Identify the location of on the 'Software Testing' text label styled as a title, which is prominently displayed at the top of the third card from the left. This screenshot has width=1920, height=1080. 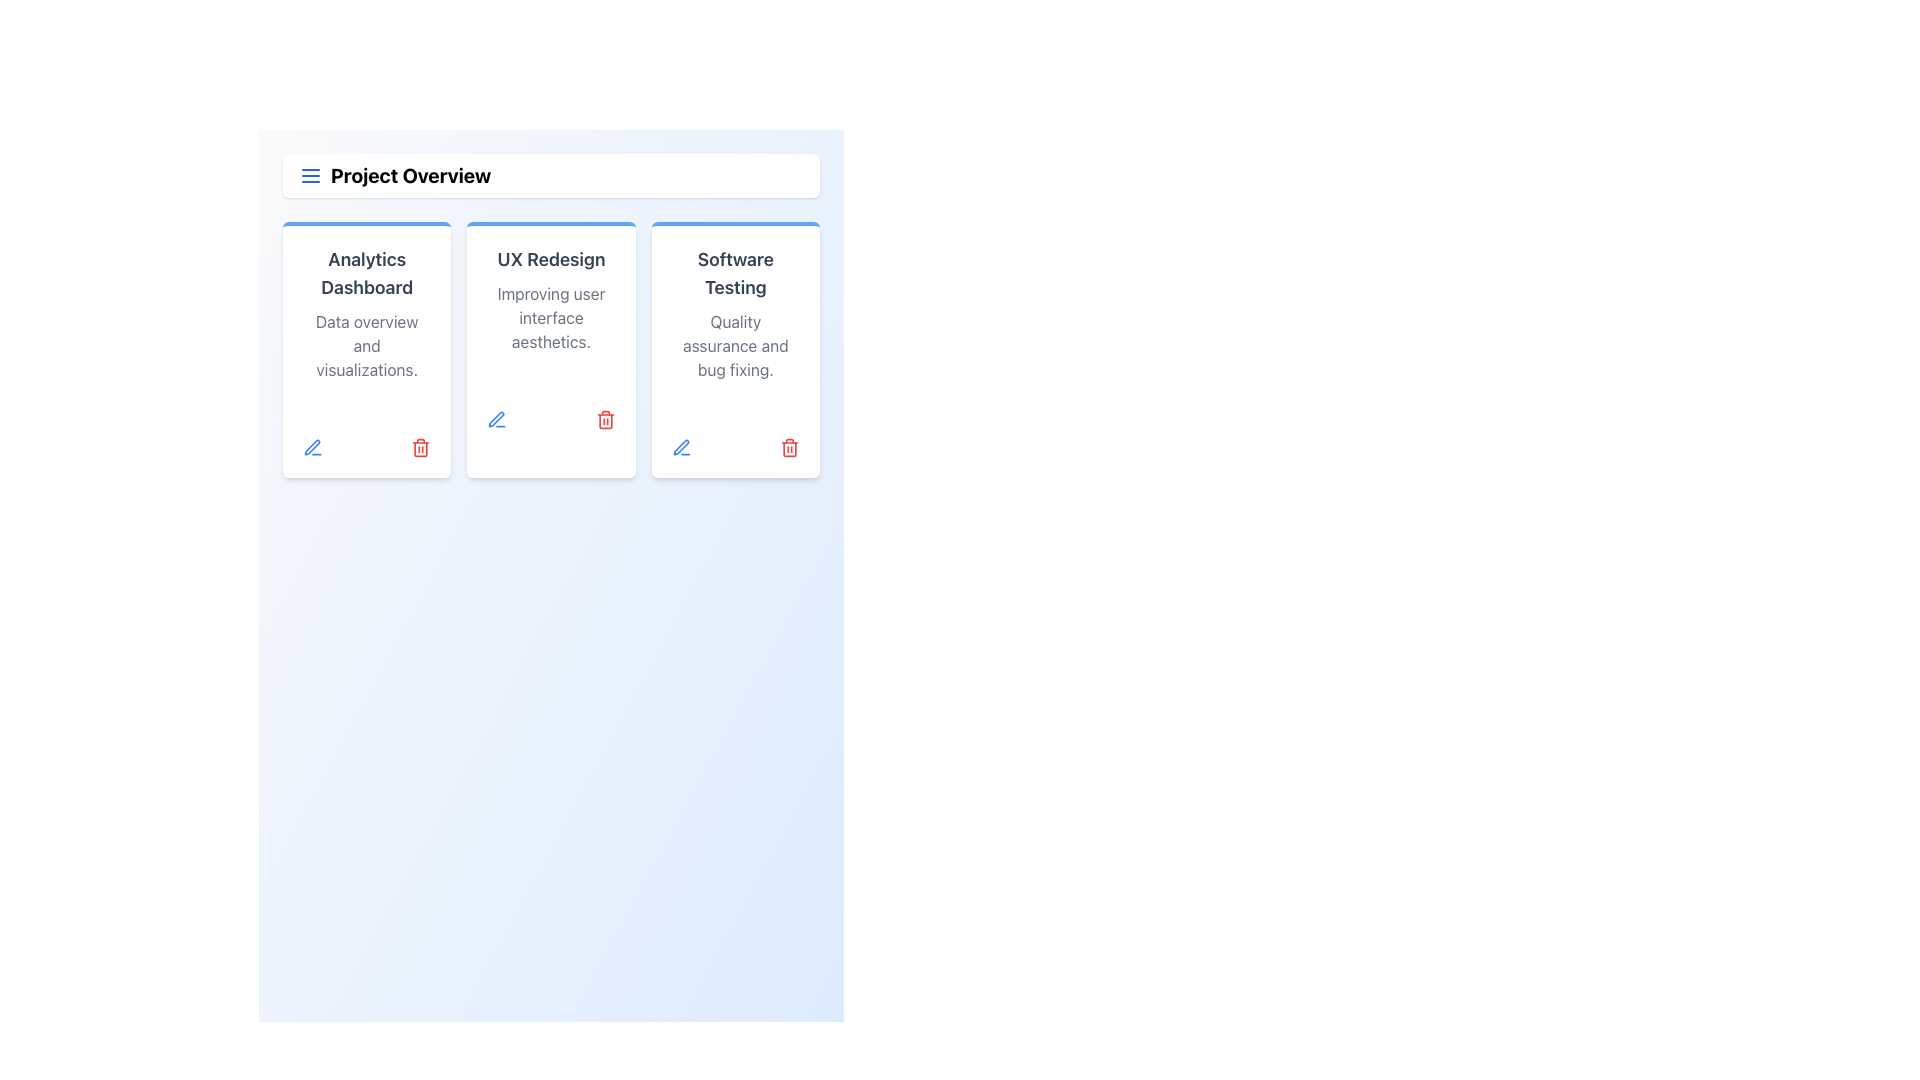
(734, 273).